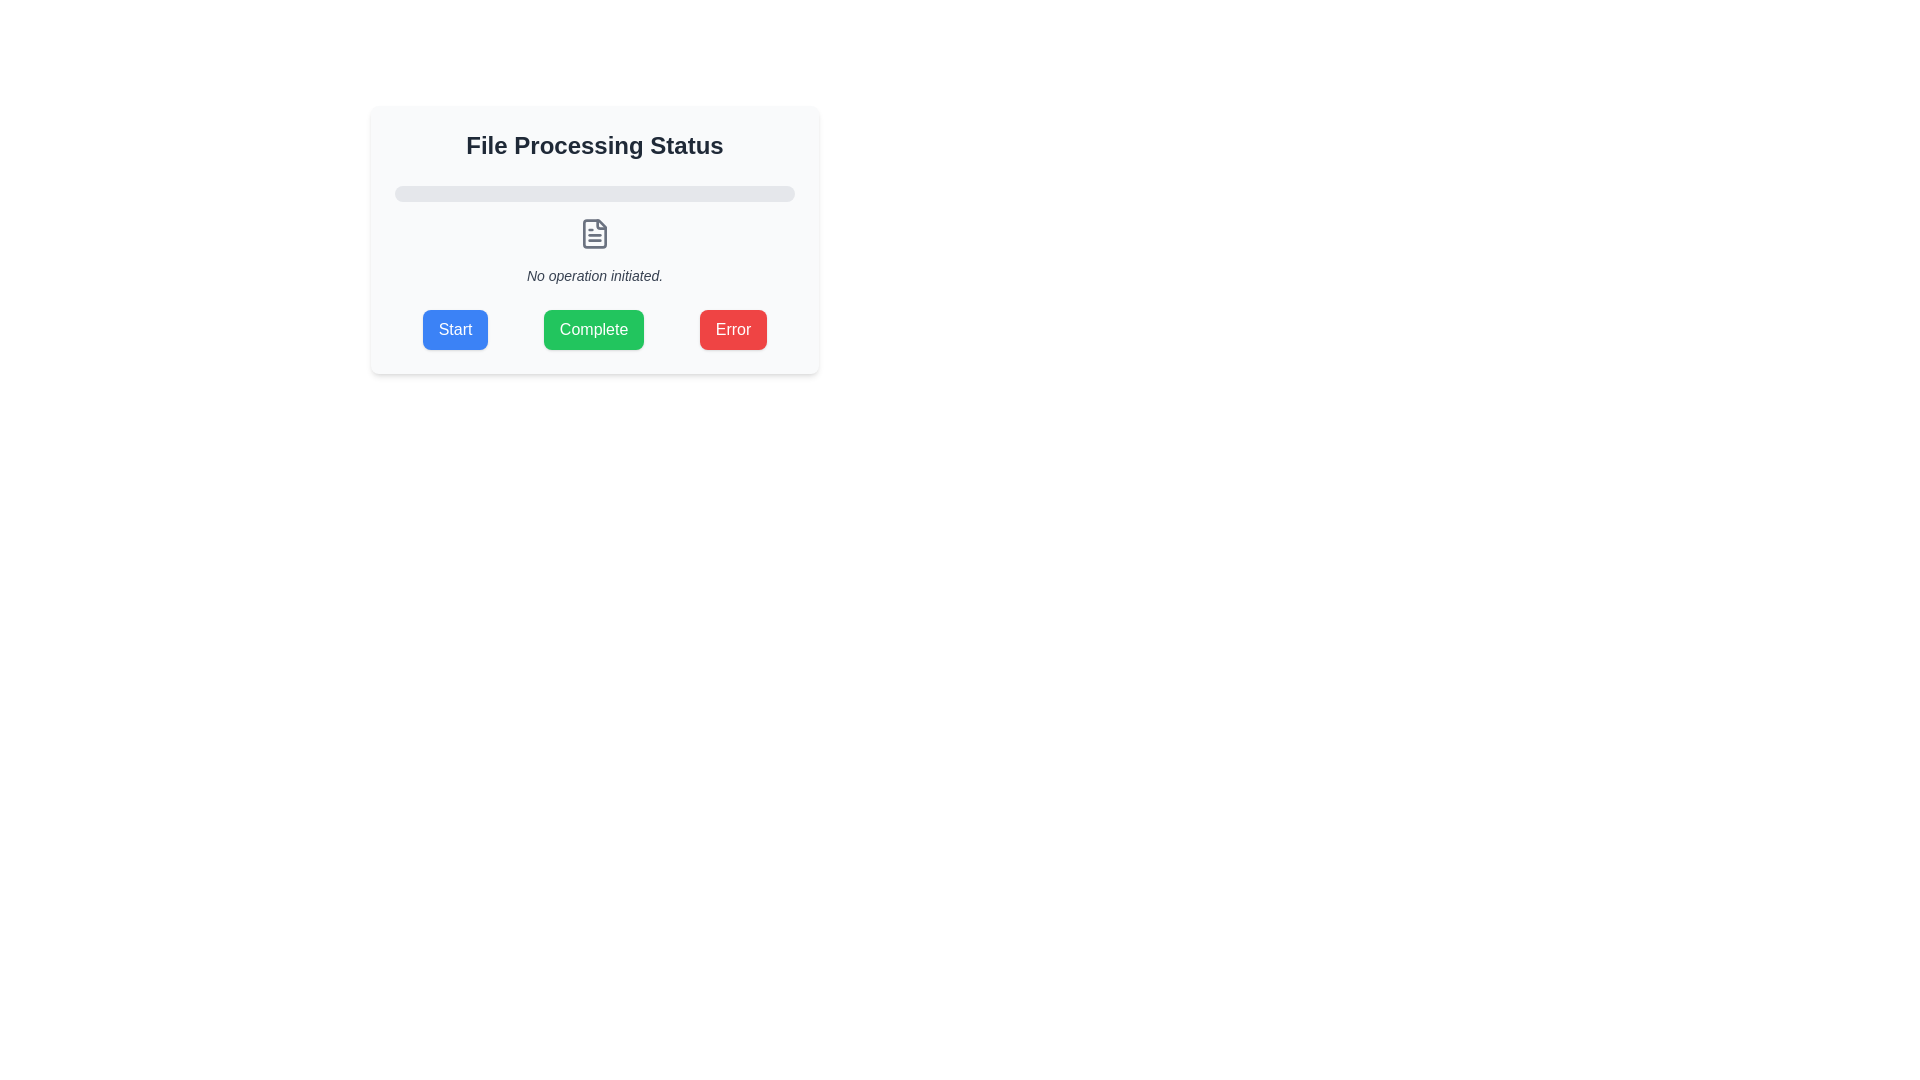 The image size is (1920, 1080). I want to click on the second button in the row of three buttons at the bottom of the file processing status card to initiate the completion action, so click(594, 329).